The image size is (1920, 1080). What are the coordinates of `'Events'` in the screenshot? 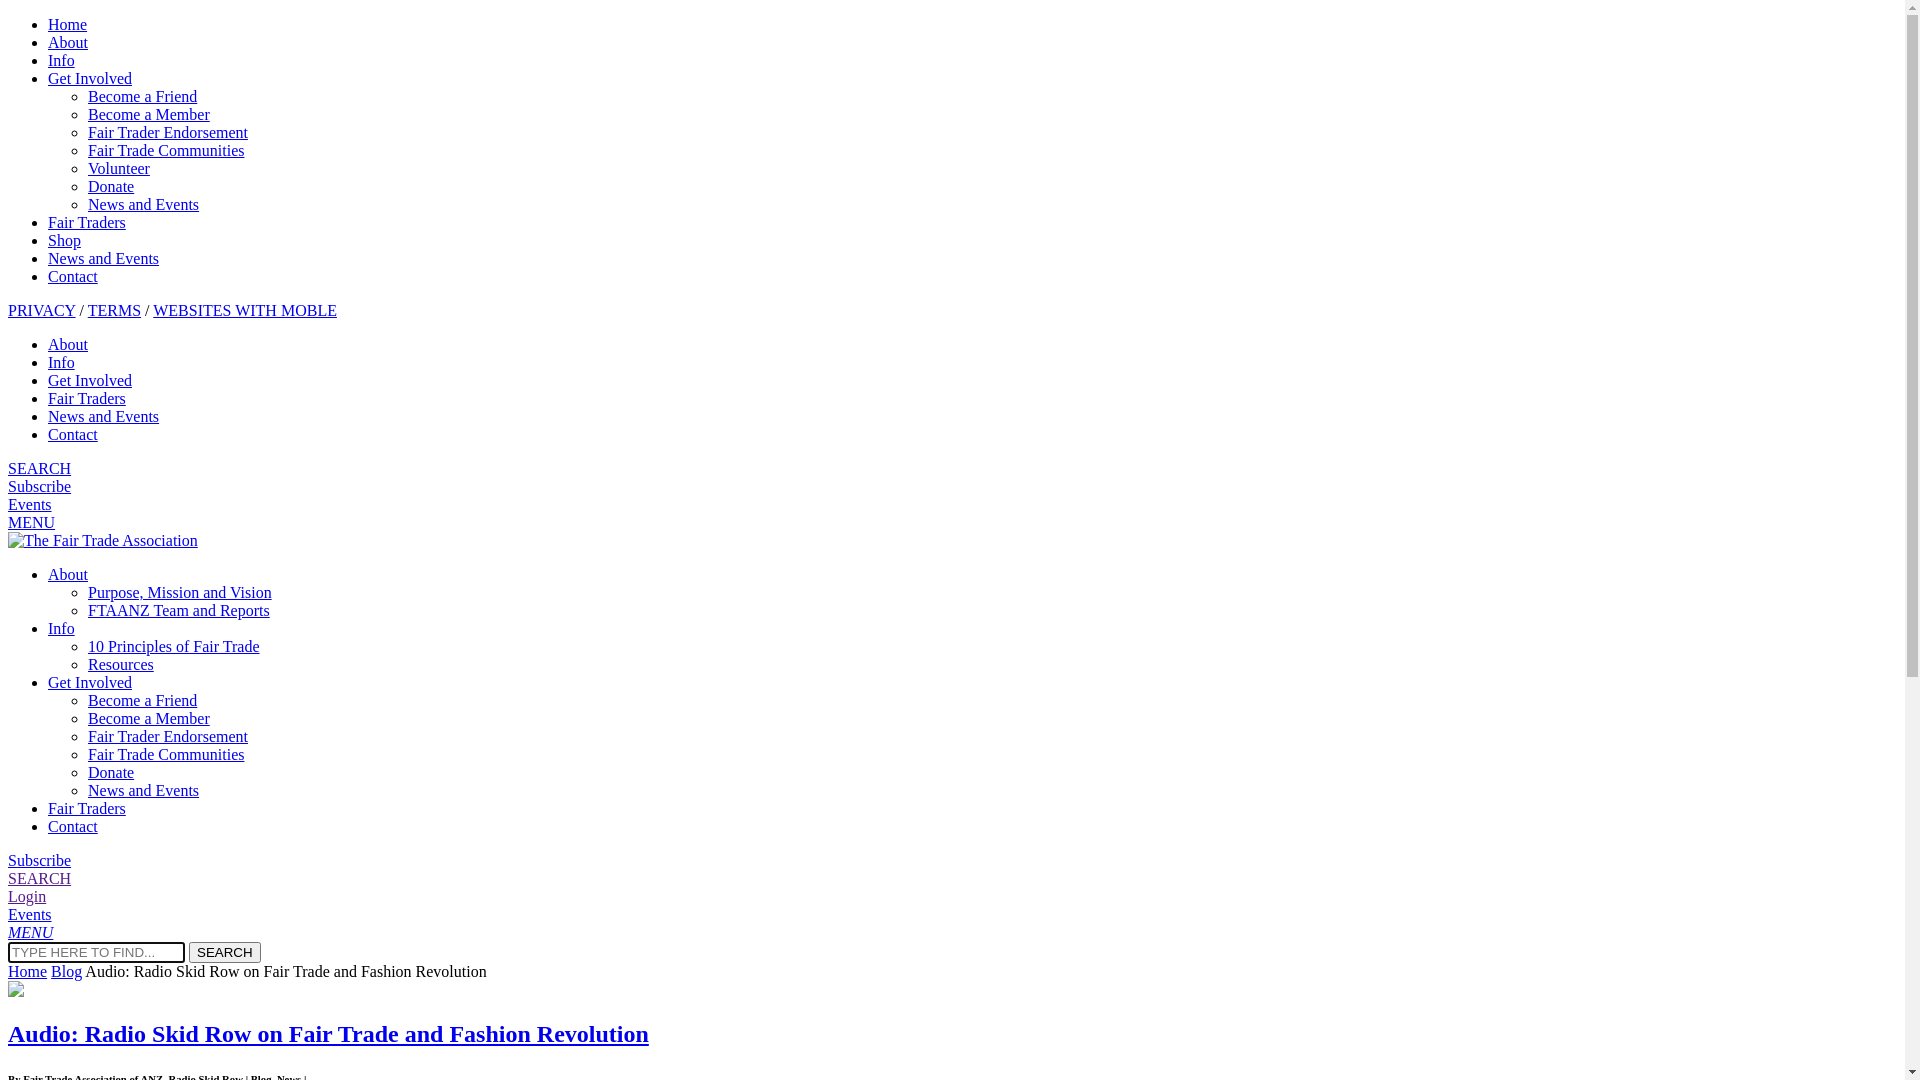 It's located at (29, 503).